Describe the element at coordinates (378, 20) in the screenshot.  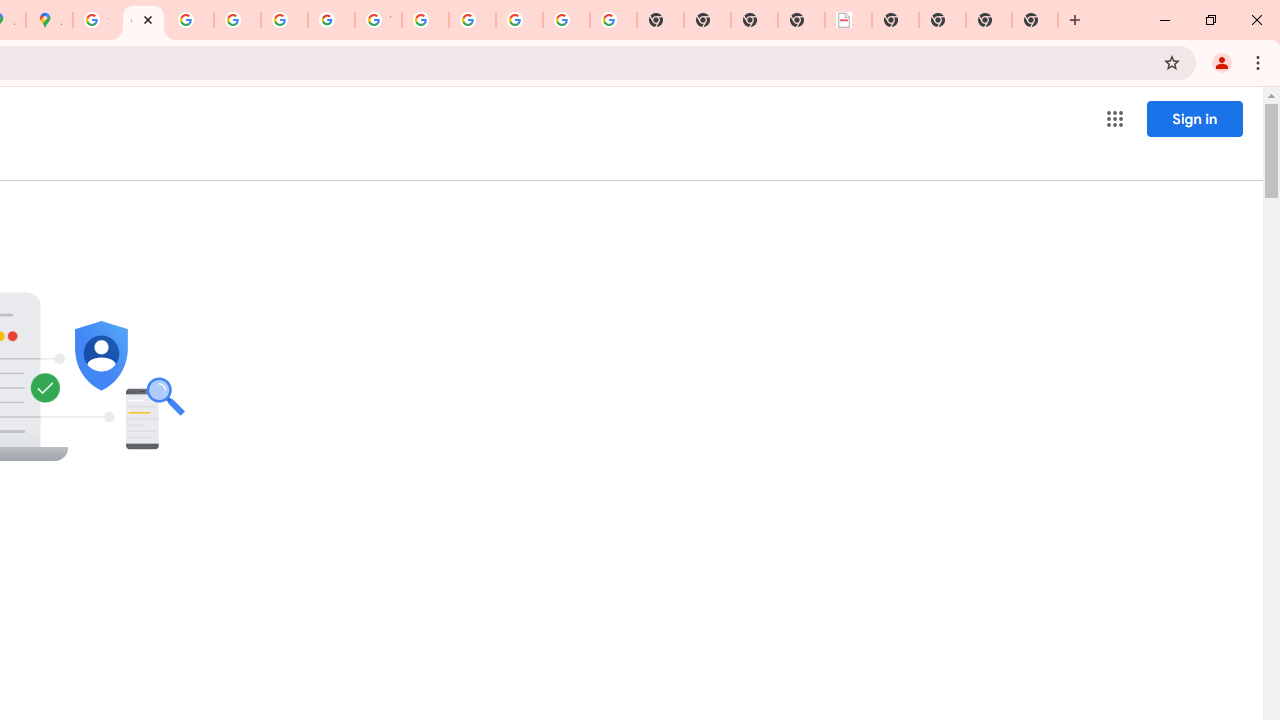
I see `'YouTube'` at that location.